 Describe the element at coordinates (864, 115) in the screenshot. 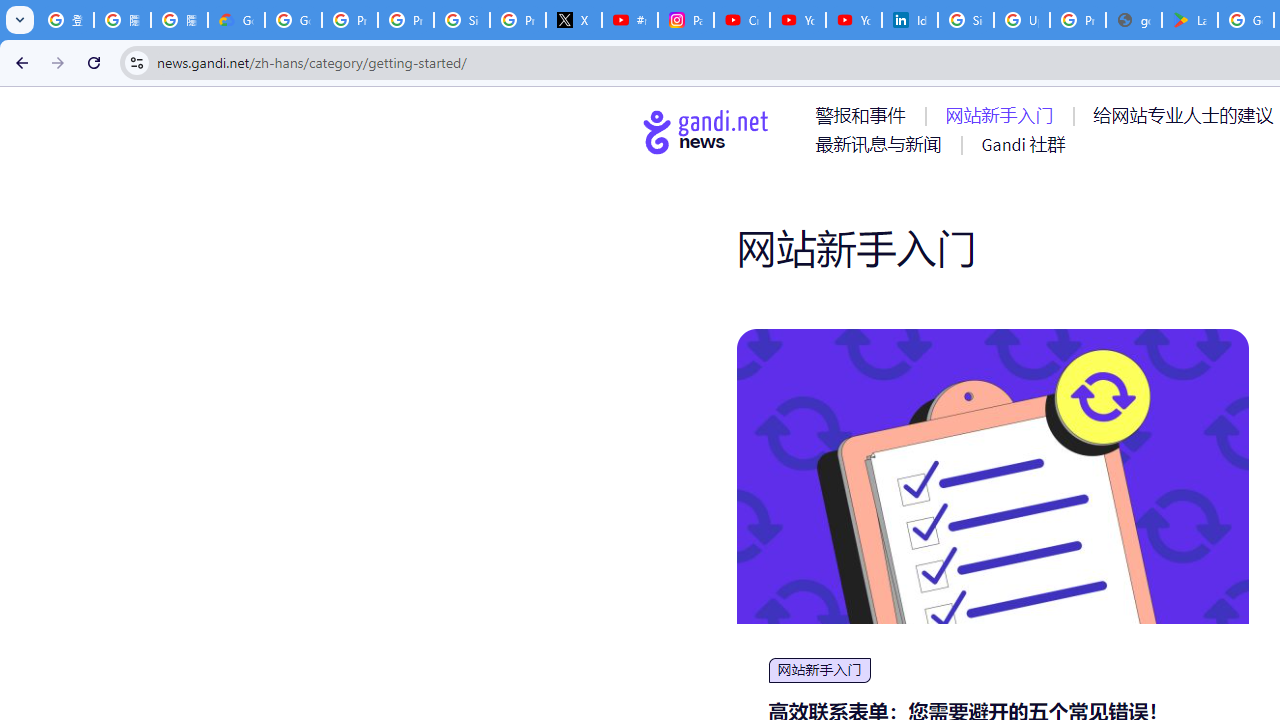

I see `'AutomationID: menu-item-77761'` at that location.